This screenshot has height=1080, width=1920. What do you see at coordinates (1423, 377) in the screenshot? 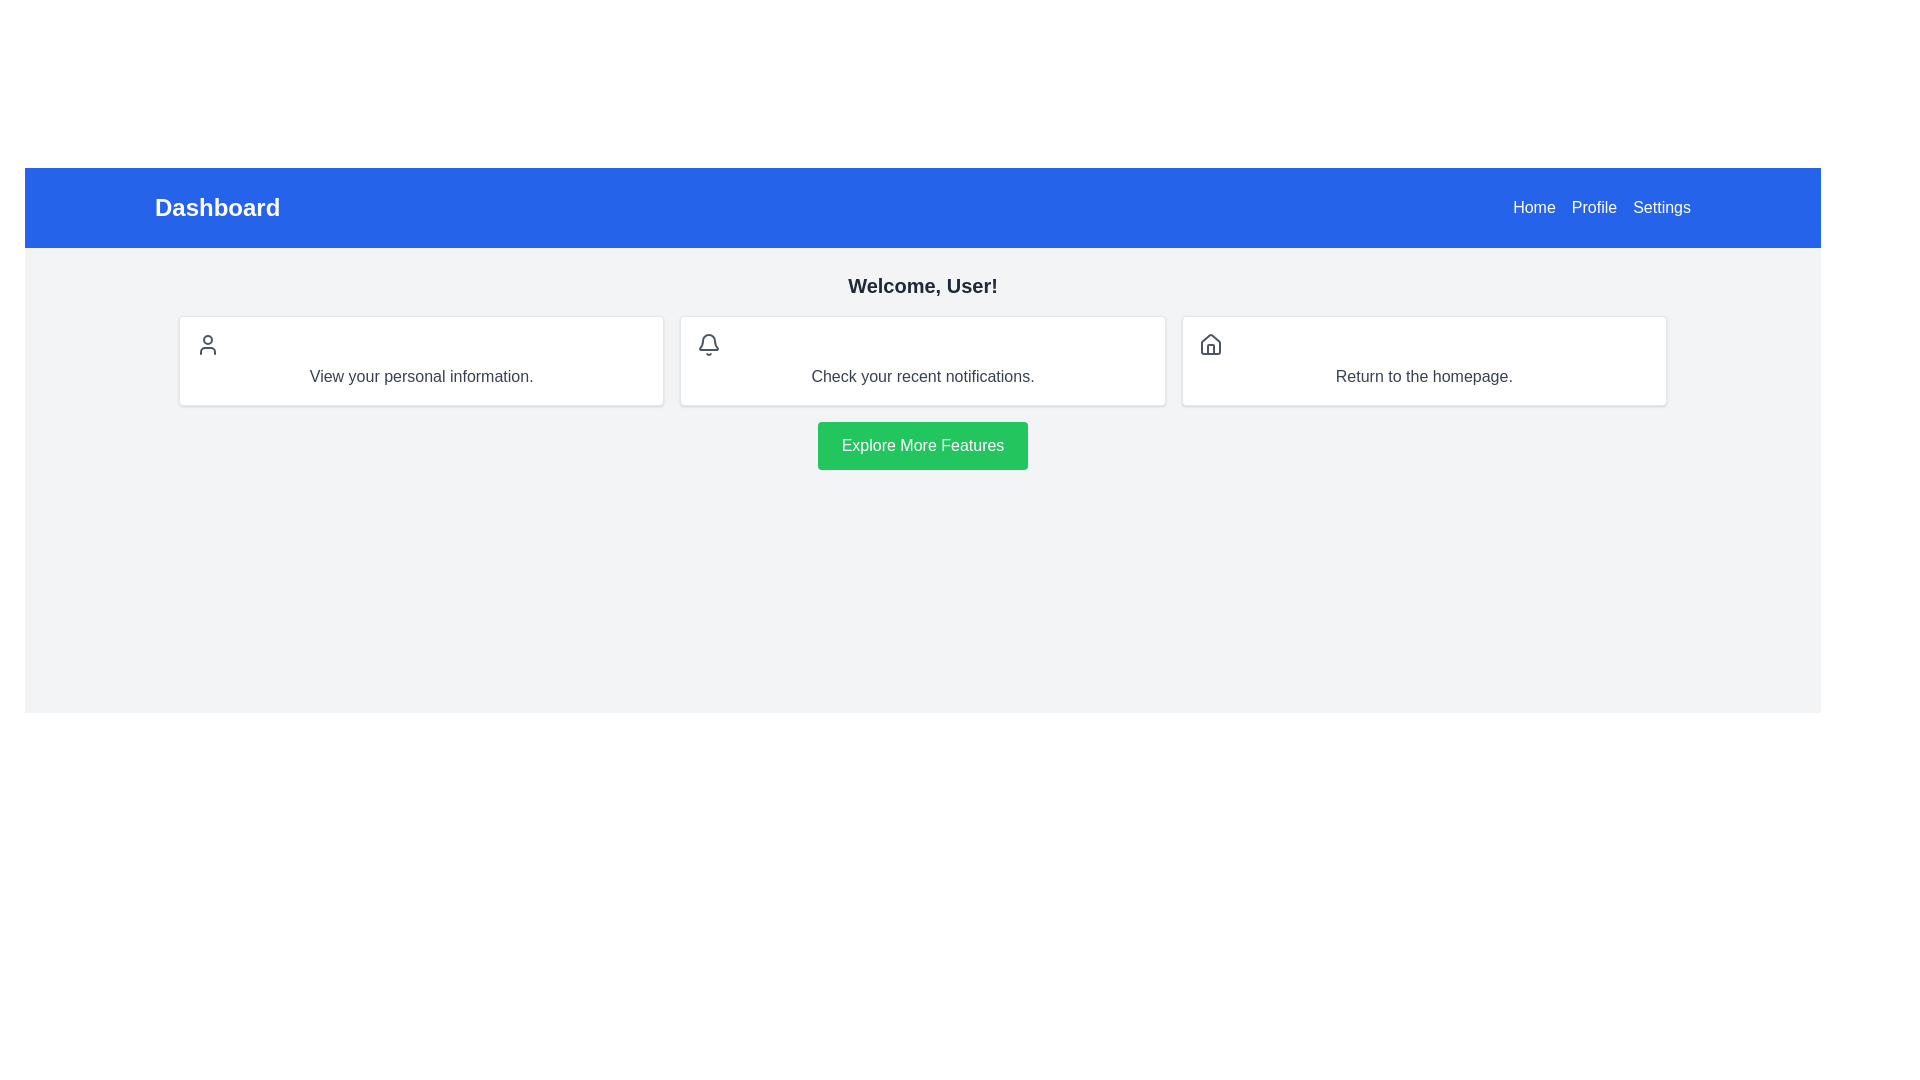
I see `the text label displaying 'Return to the homepage.' located at the bottom of a card in the right-most position of a three-card layout` at bounding box center [1423, 377].